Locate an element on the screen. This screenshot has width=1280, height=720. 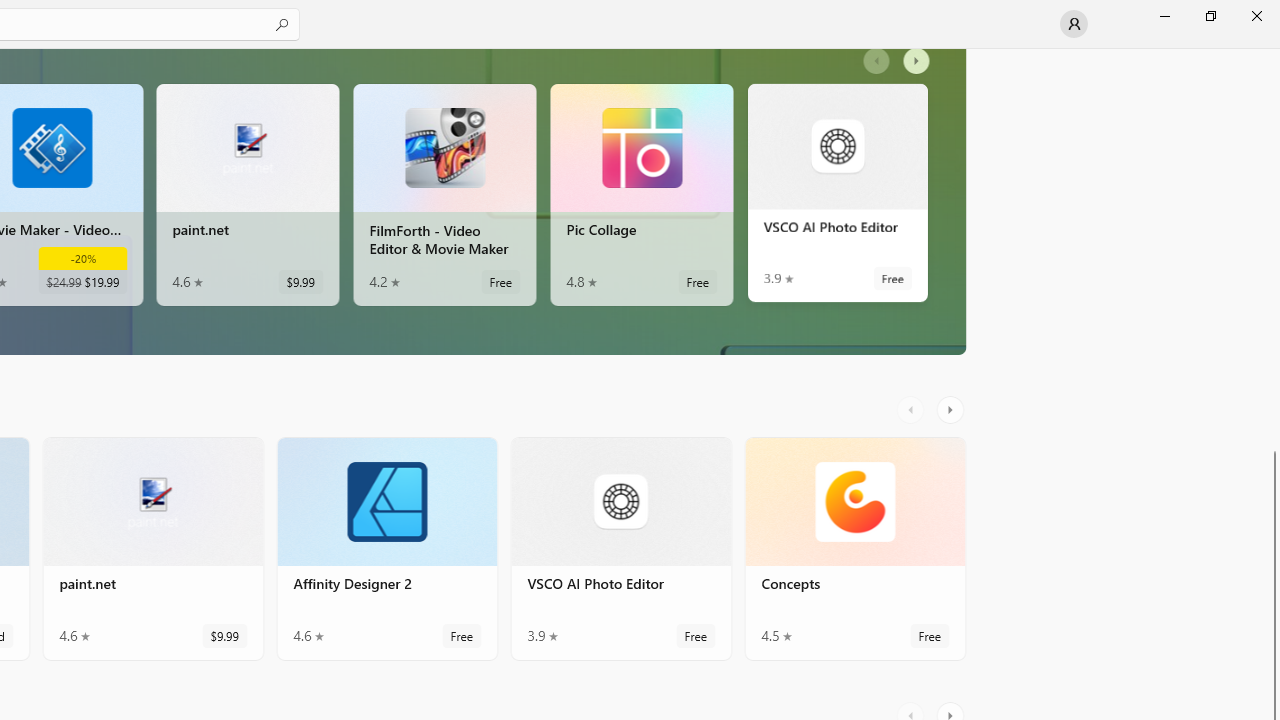
'AutomationID: LeftScrollButton' is located at coordinates (912, 409).